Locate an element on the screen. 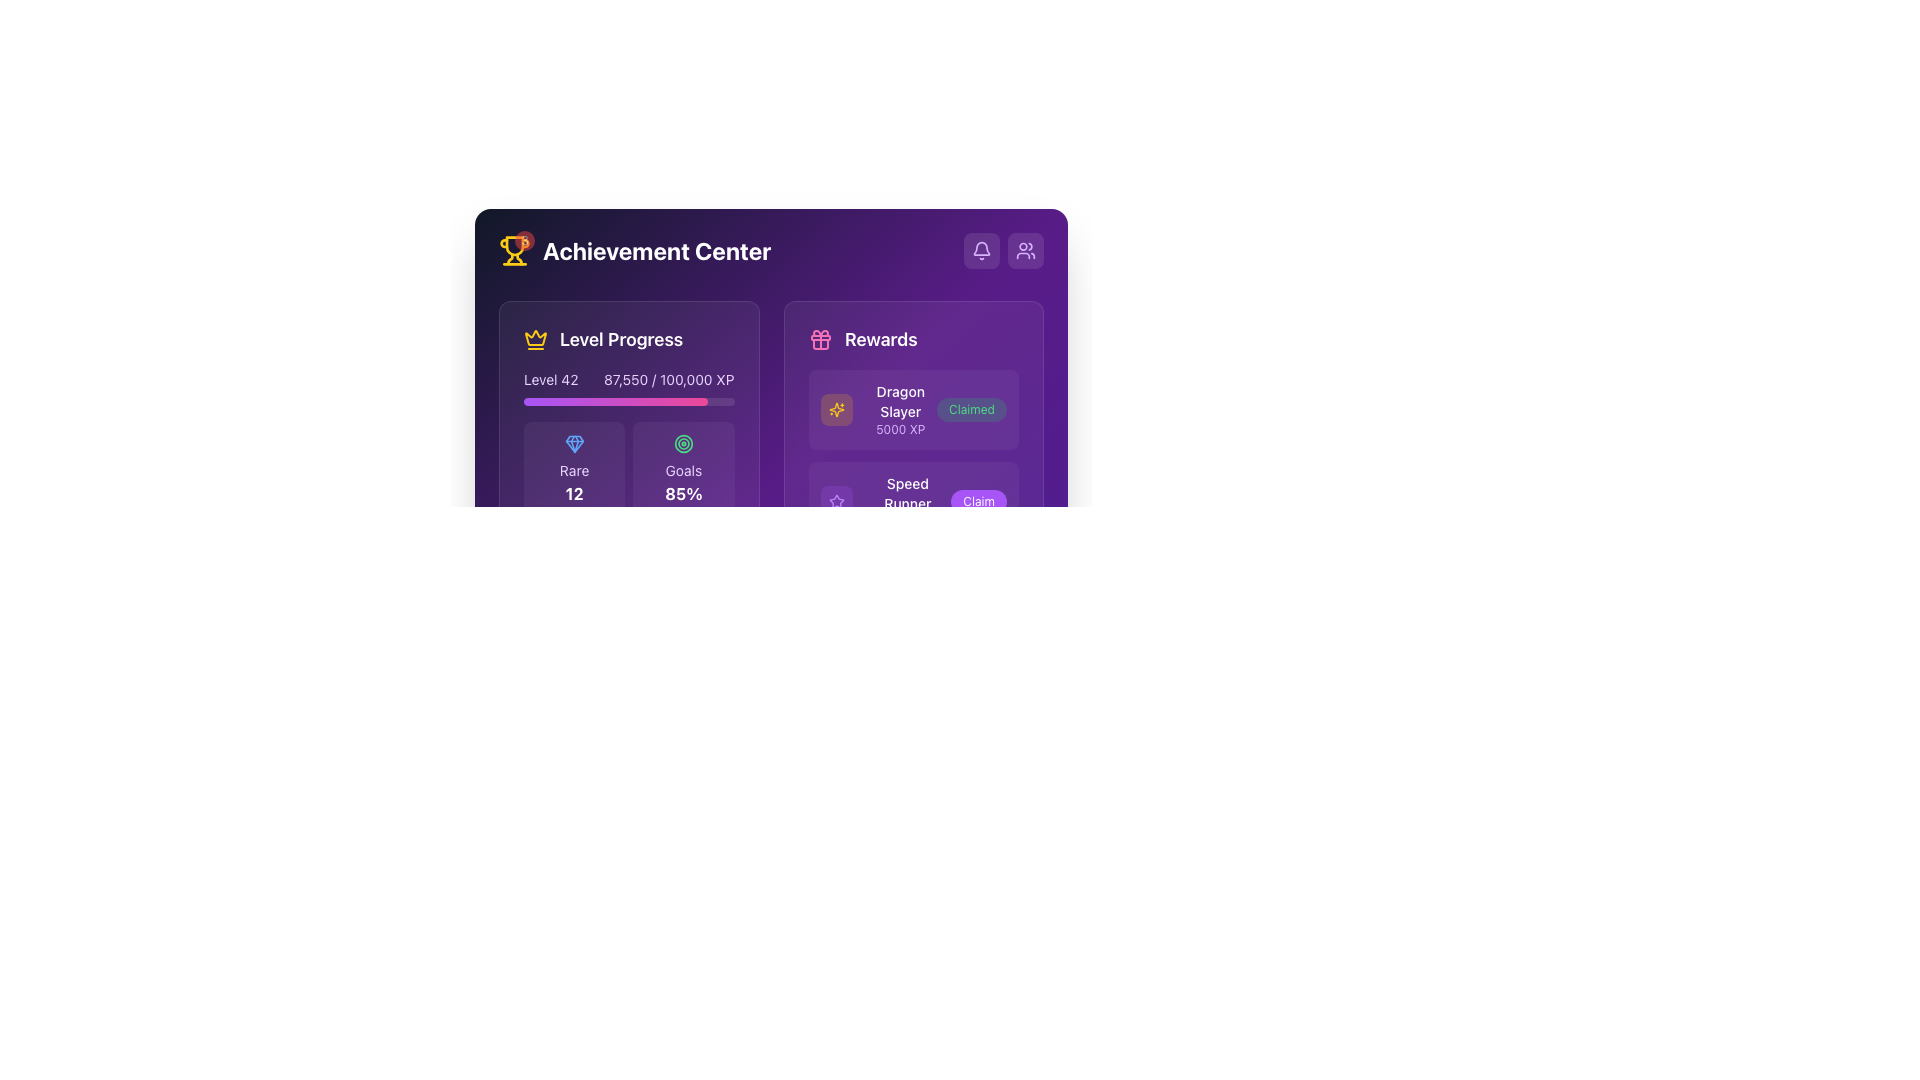  the purple star-shaped icon located in the 'Rewards' section of the 'Achievement Center' UI, which is positioned near the 'Claimed' and 'Dragon Slayer' text elements is located at coordinates (836, 500).